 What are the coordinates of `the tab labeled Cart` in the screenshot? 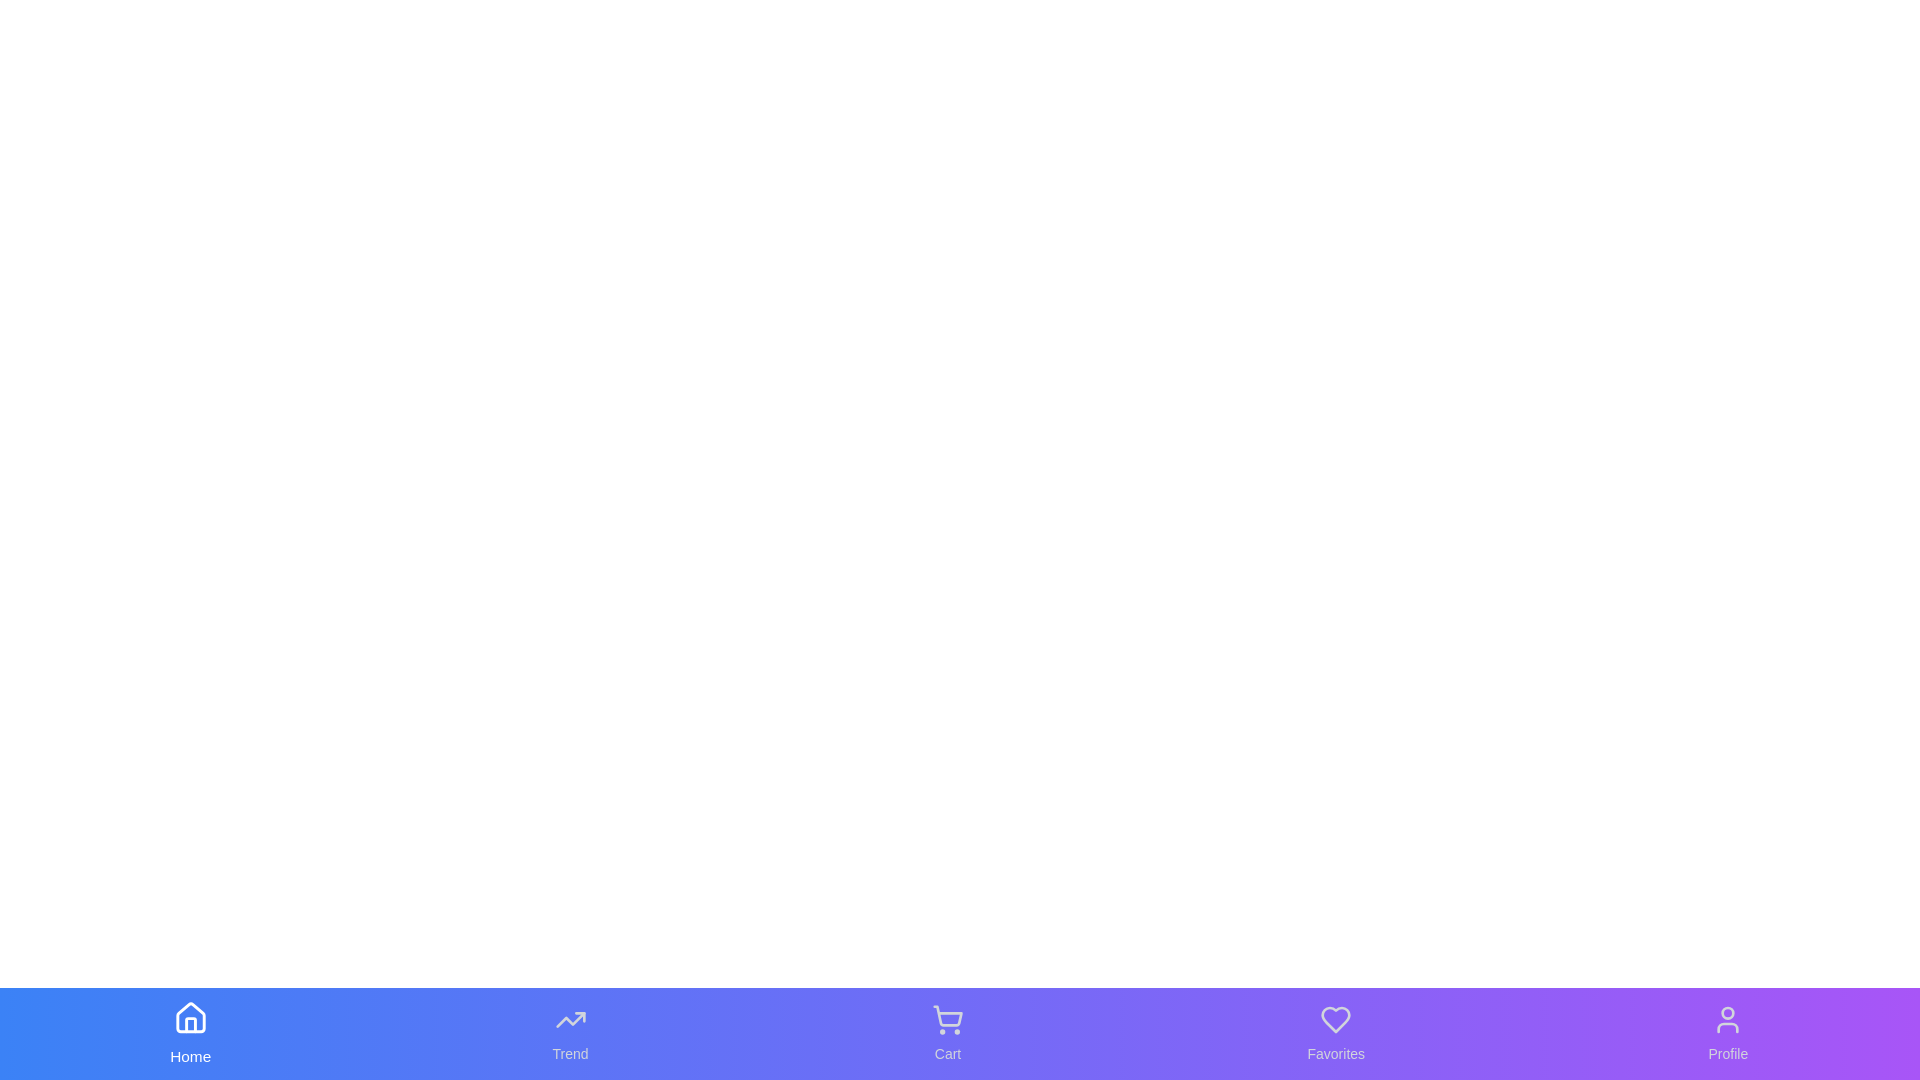 It's located at (947, 1033).